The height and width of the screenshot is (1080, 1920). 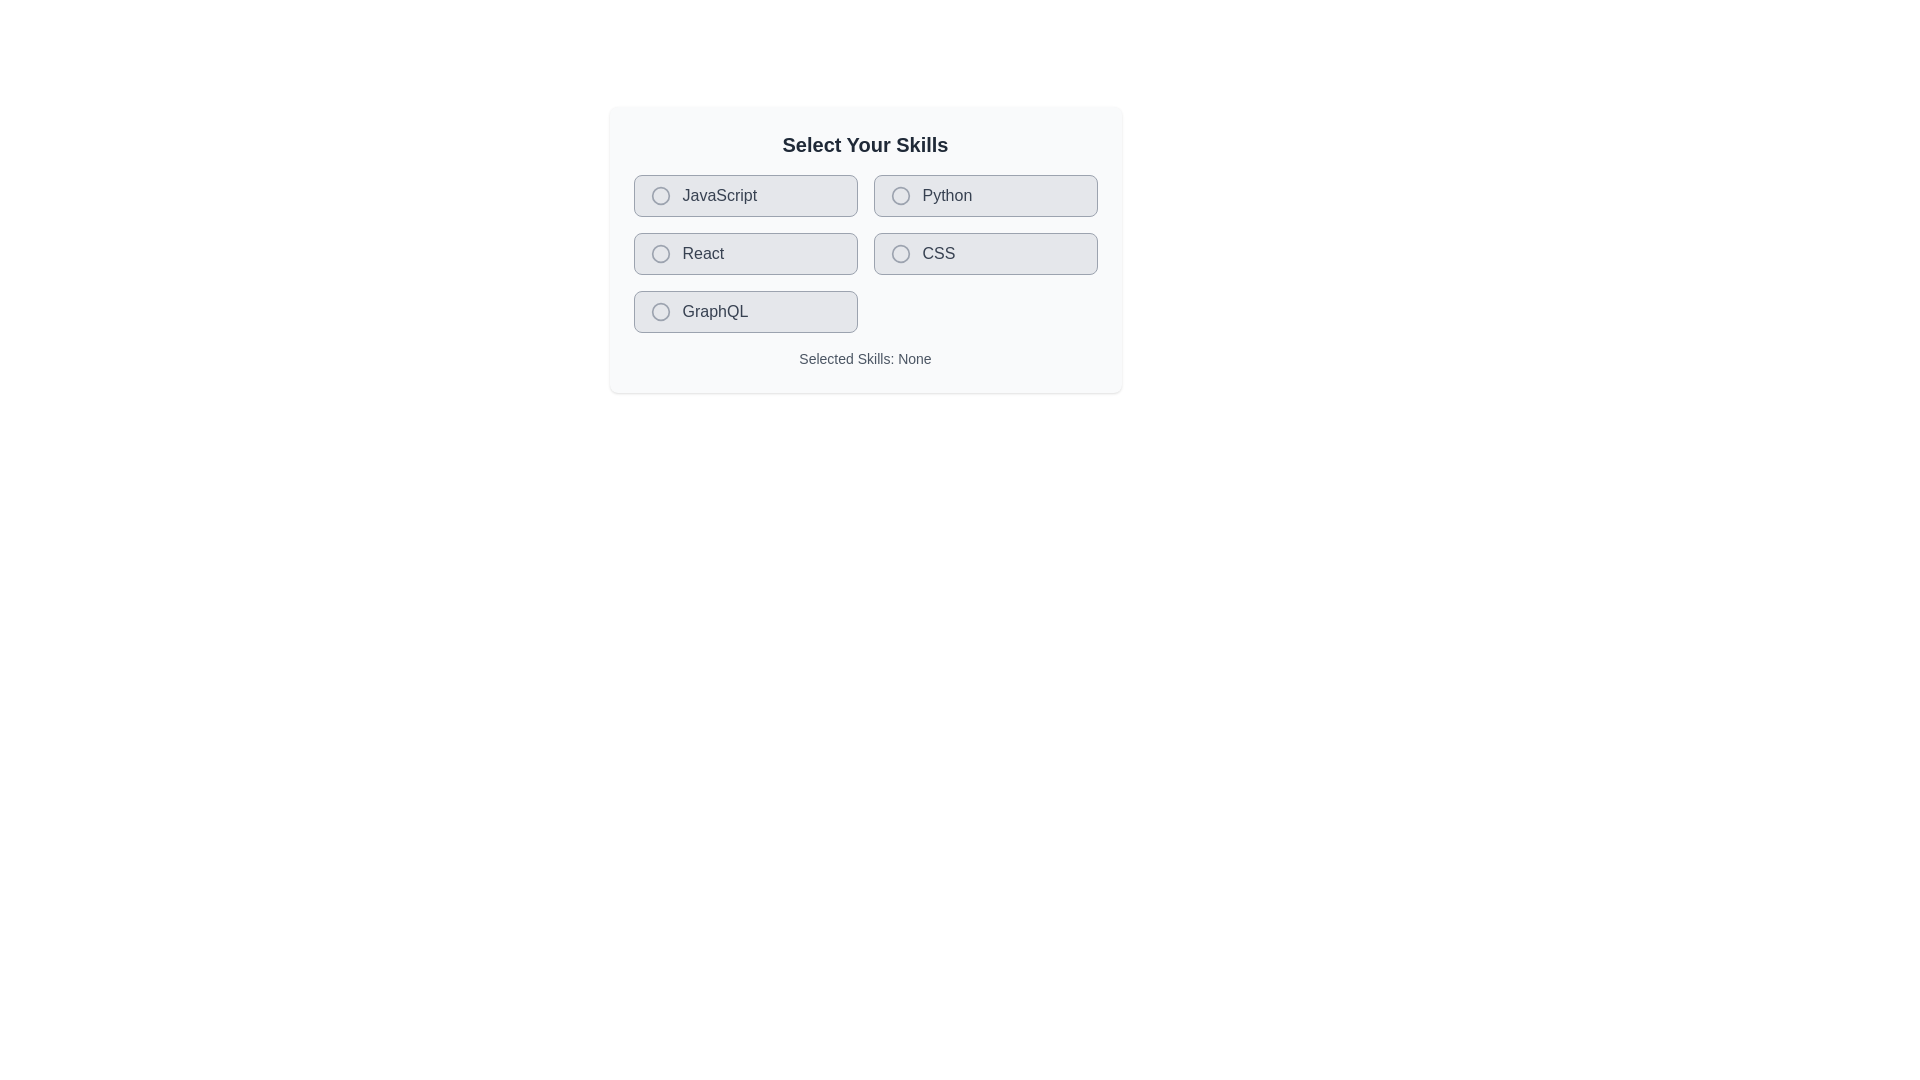 What do you see at coordinates (985, 196) in the screenshot?
I see `the skill chip corresponding to Python` at bounding box center [985, 196].